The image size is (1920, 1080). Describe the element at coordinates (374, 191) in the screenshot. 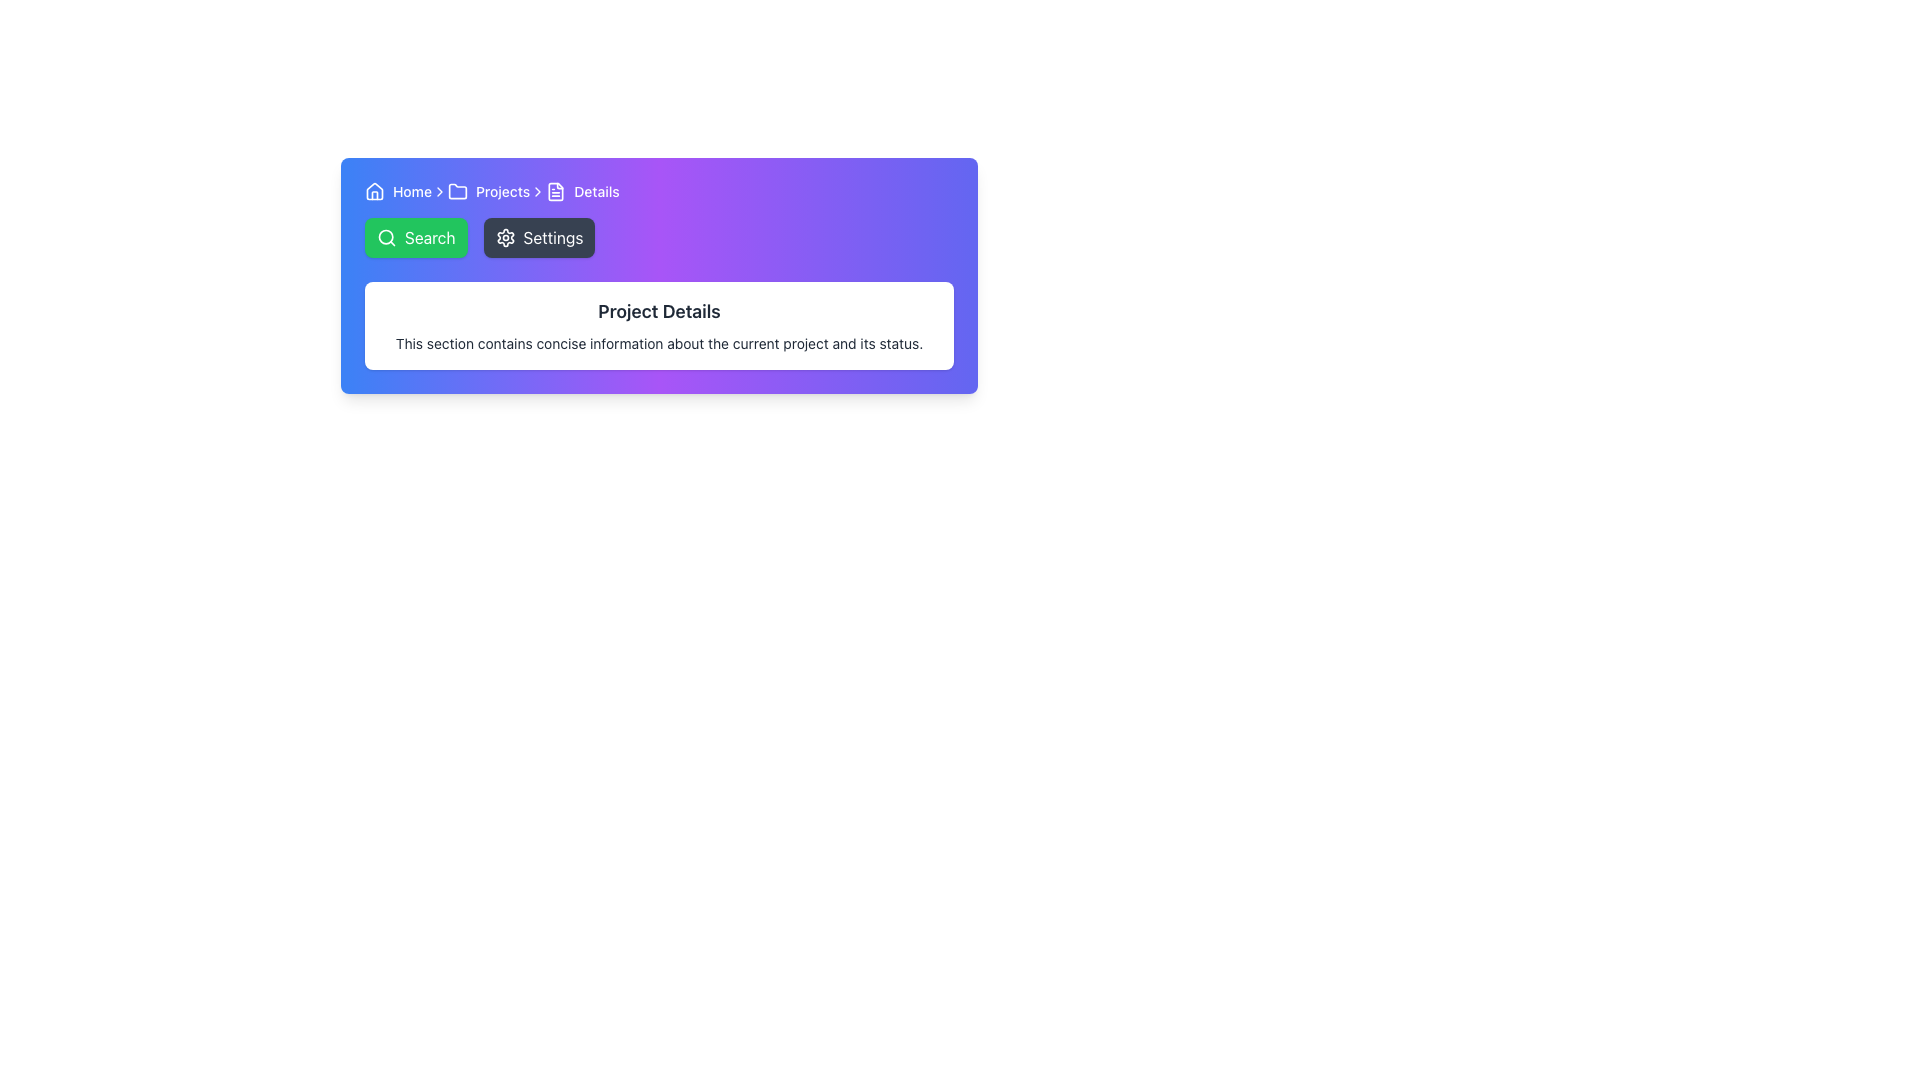

I see `the main outline of the house icon, which is the lower part representing the roof, located in the top-left section of the interface, next to the 'Home' breadcrumb navigation text` at that location.